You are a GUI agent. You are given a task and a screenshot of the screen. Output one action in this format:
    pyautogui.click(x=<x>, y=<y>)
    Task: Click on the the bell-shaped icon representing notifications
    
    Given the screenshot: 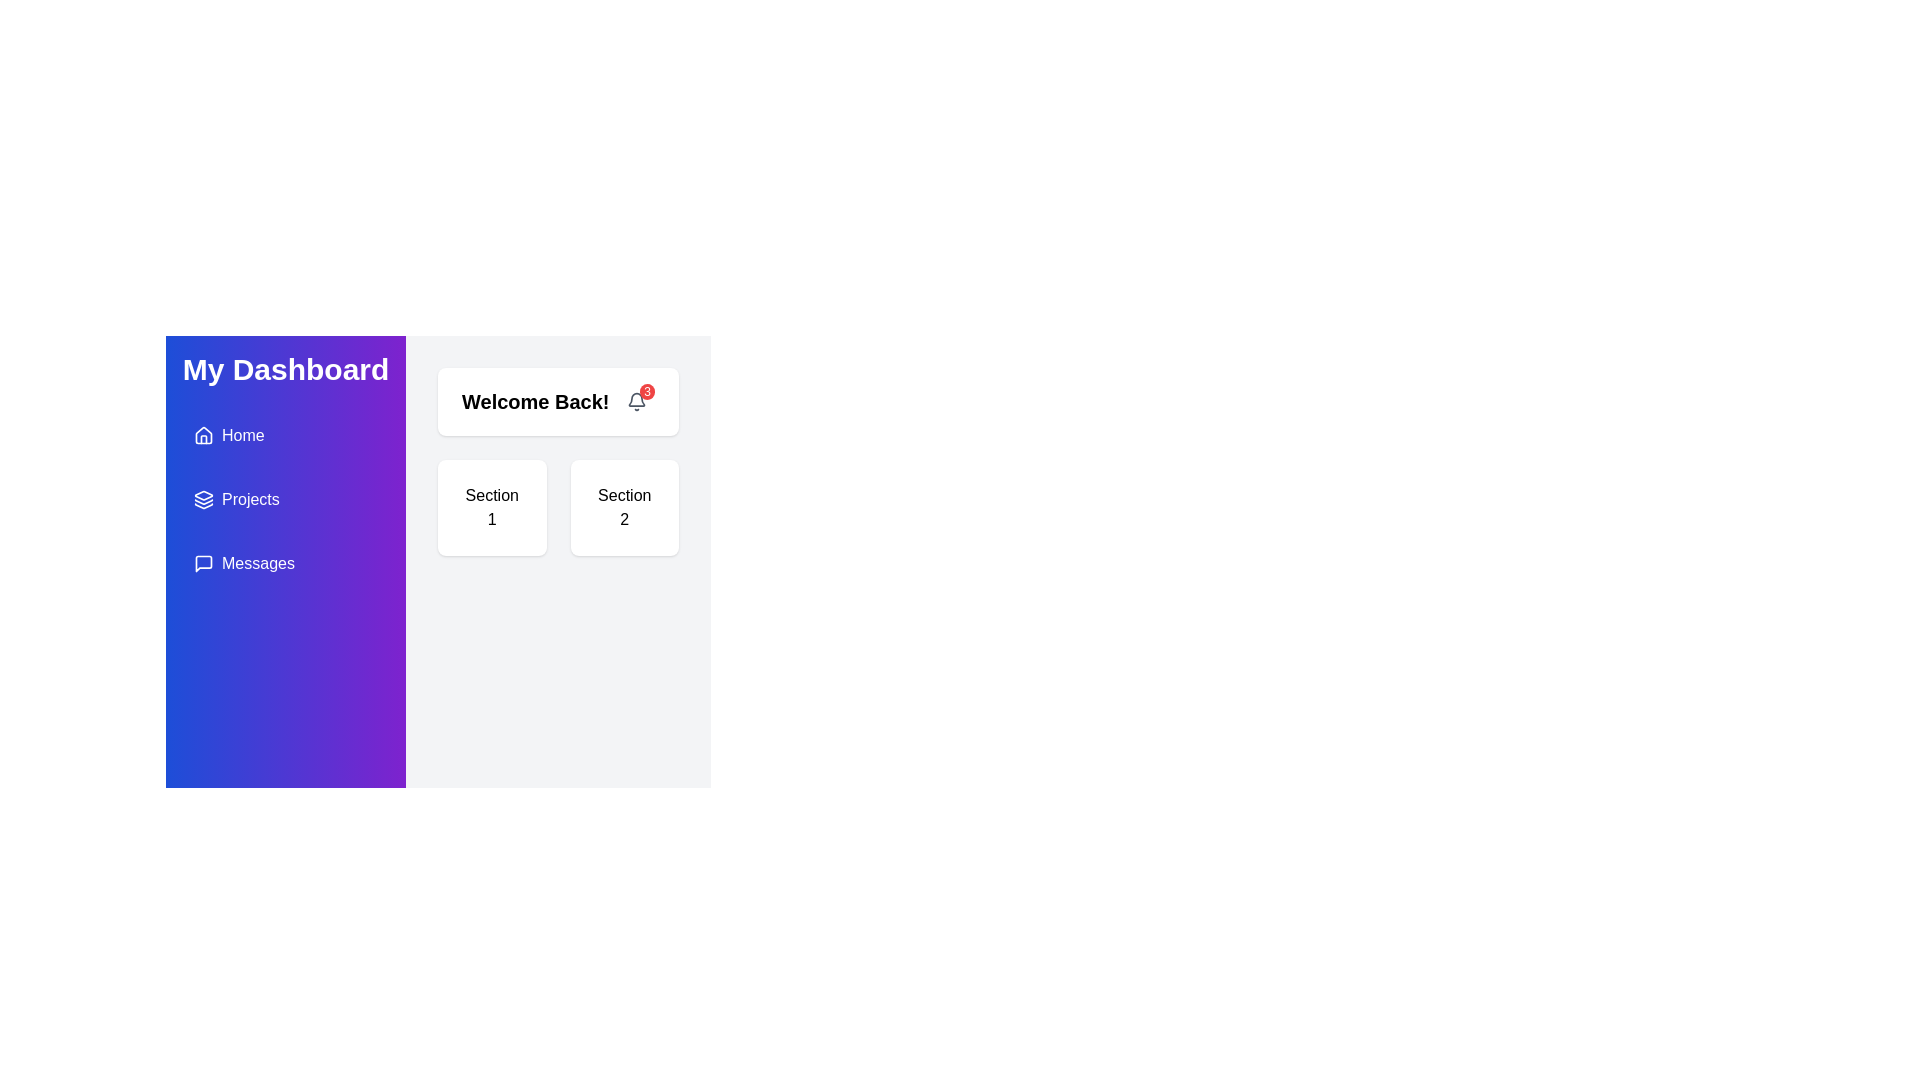 What is the action you would take?
    pyautogui.click(x=636, y=401)
    